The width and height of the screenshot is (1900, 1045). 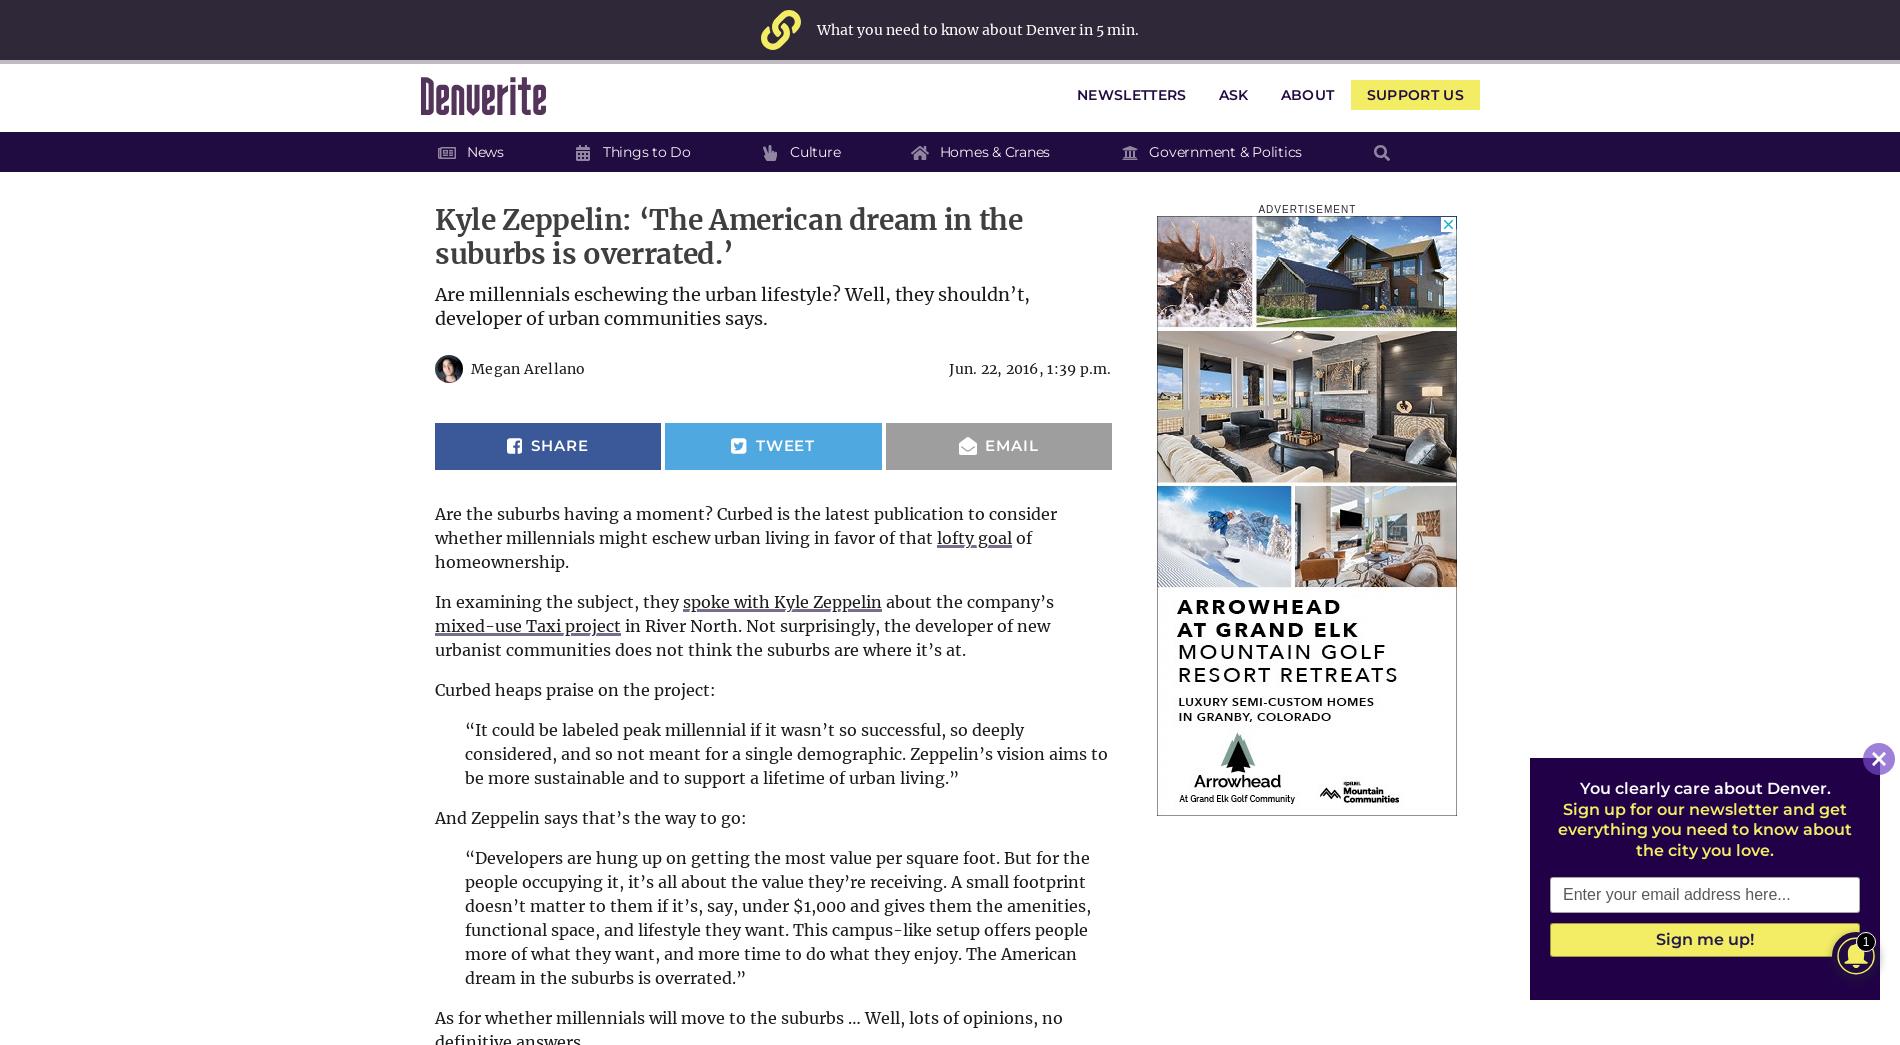 What do you see at coordinates (1703, 787) in the screenshot?
I see `'You clearly care about Denver.'` at bounding box center [1703, 787].